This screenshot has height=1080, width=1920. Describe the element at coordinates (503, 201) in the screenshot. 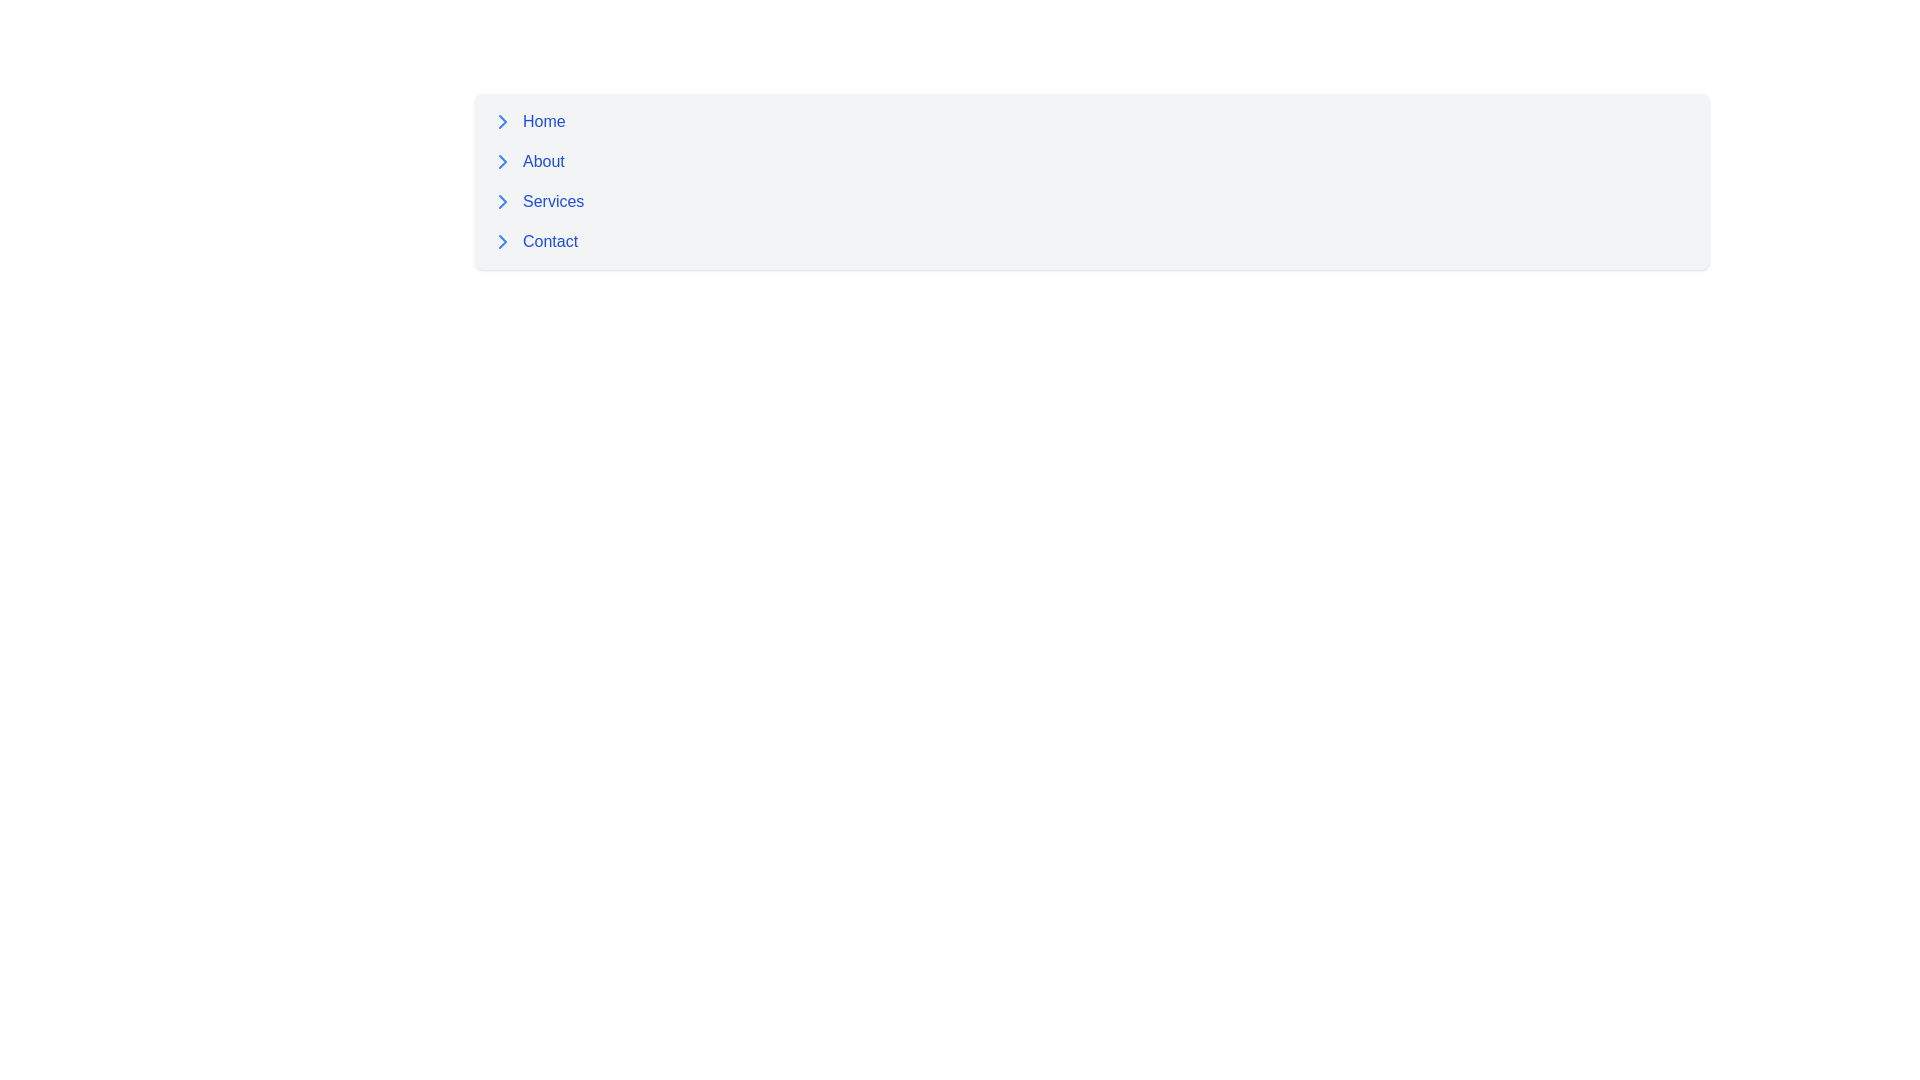

I see `the third chevron icon next to the 'Services' menu item, which indicates expandable options` at that location.